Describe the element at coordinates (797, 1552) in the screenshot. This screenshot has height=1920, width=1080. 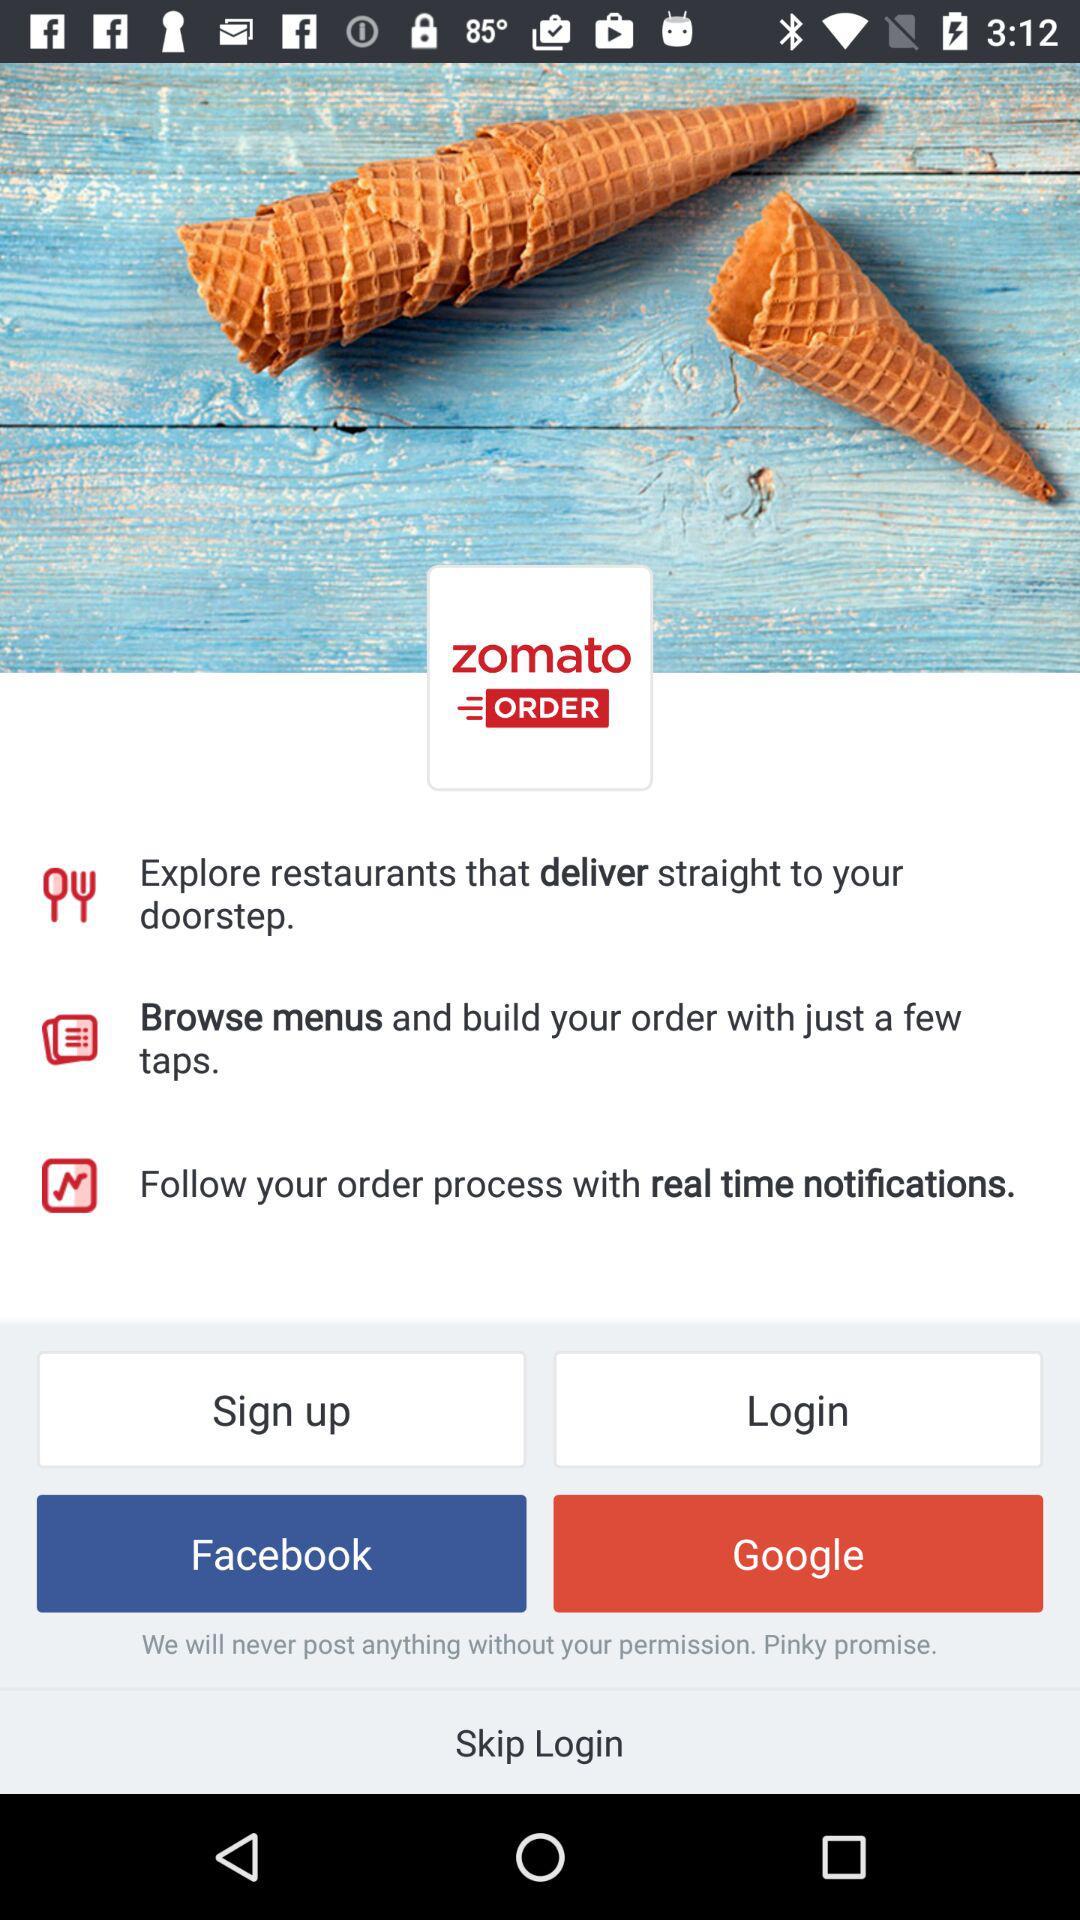
I see `item next to facebook item` at that location.